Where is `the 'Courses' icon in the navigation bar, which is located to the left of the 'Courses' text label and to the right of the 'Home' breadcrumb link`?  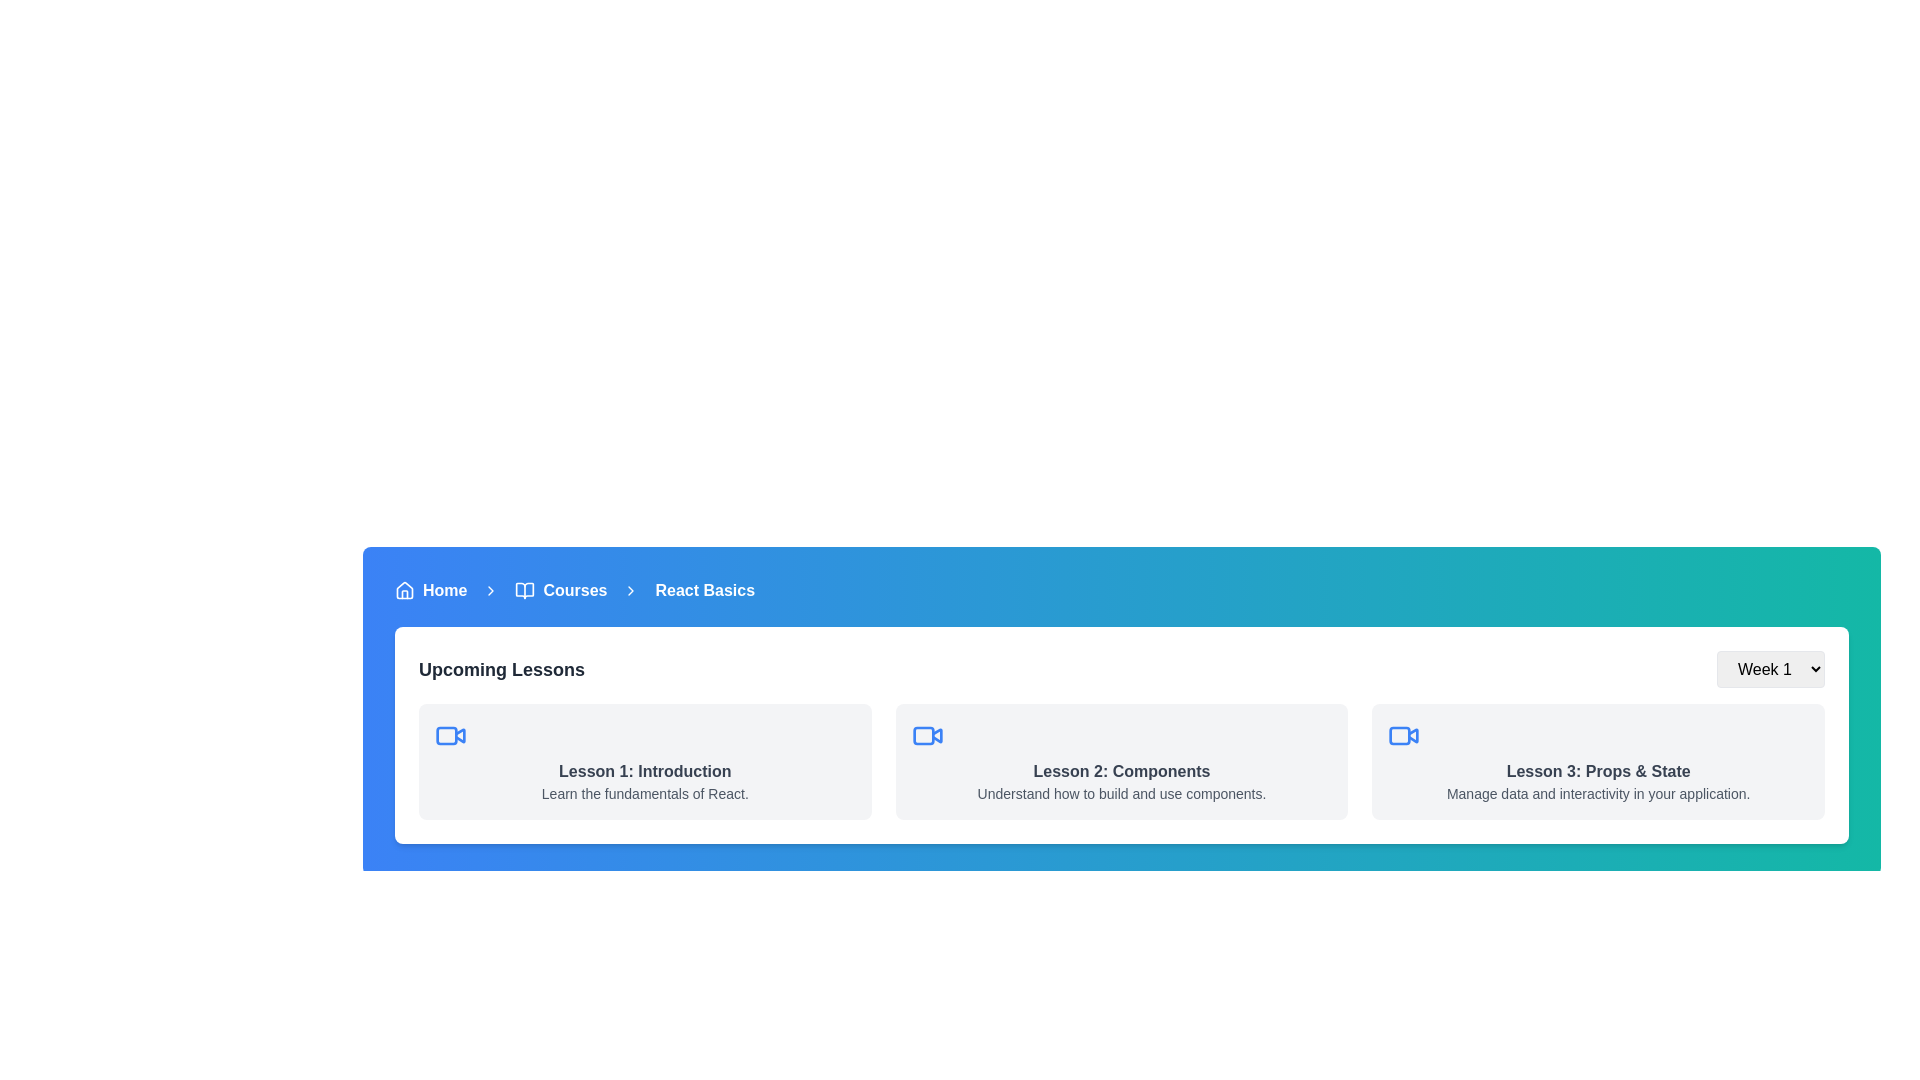
the 'Courses' icon in the navigation bar, which is located to the left of the 'Courses' text label and to the right of the 'Home' breadcrumb link is located at coordinates (525, 589).